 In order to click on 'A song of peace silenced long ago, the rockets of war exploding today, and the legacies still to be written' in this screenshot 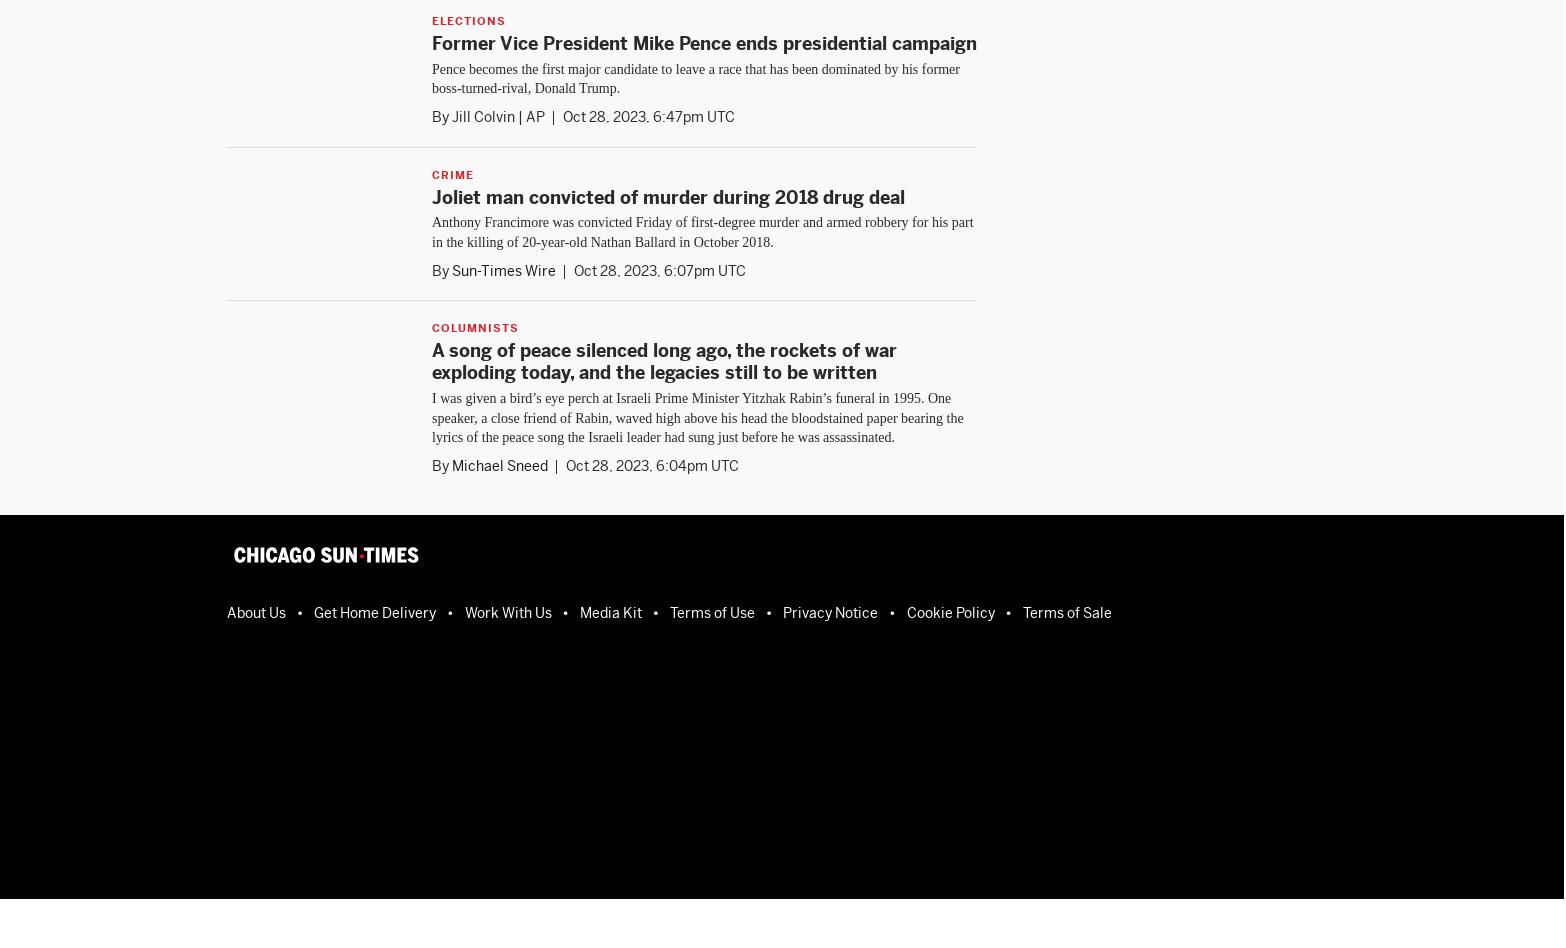, I will do `click(663, 360)`.